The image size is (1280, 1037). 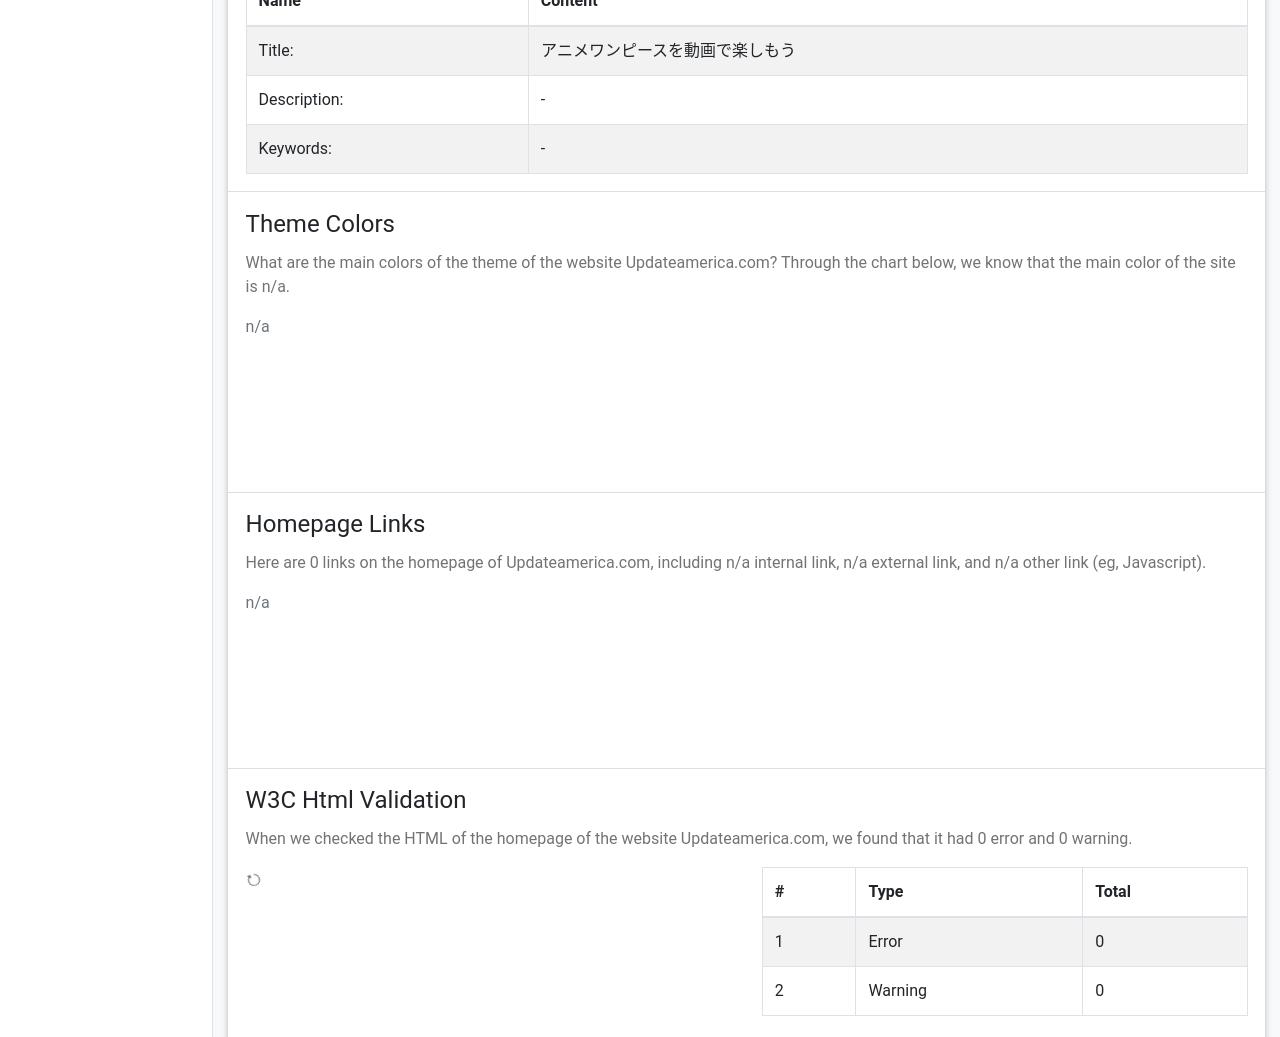 What do you see at coordinates (334, 523) in the screenshot?
I see `'Homepage Links'` at bounding box center [334, 523].